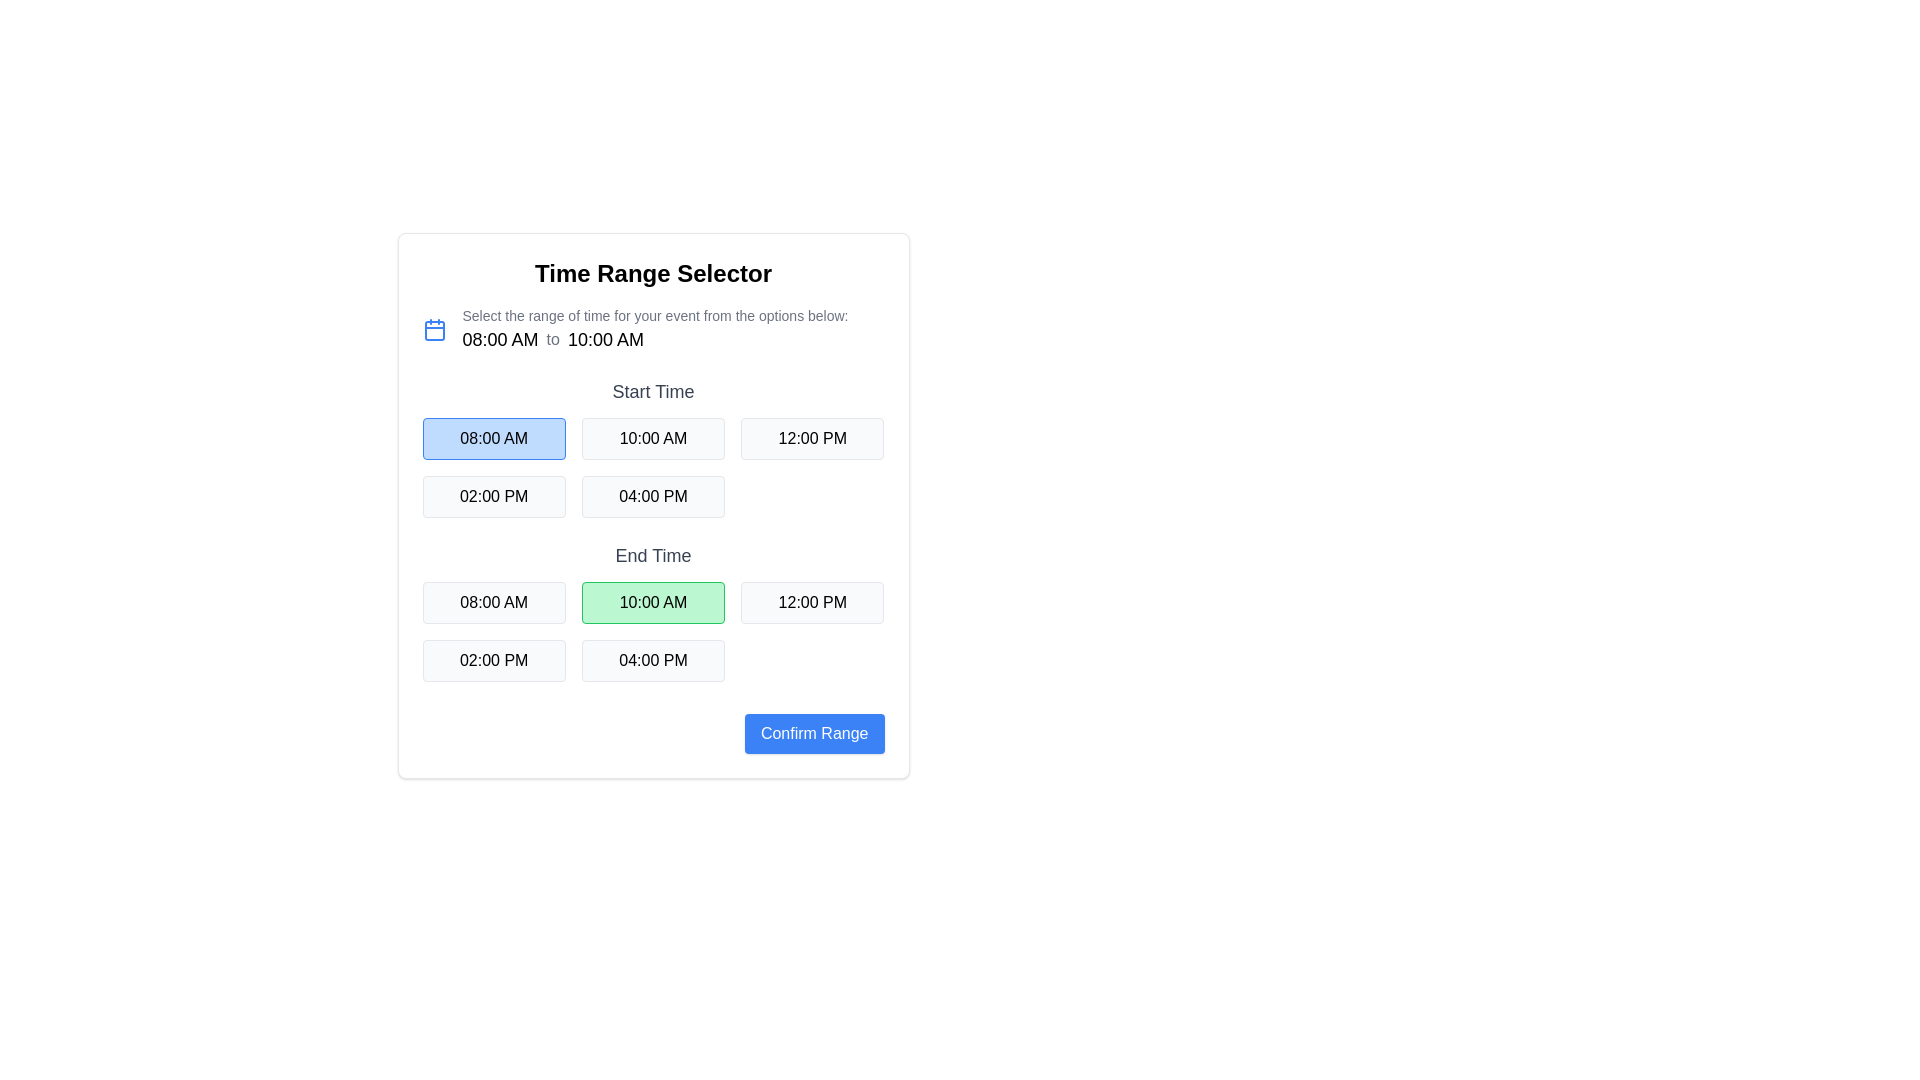  I want to click on the rectangular button with rounded corners labeled '12:00 PM', so click(812, 438).